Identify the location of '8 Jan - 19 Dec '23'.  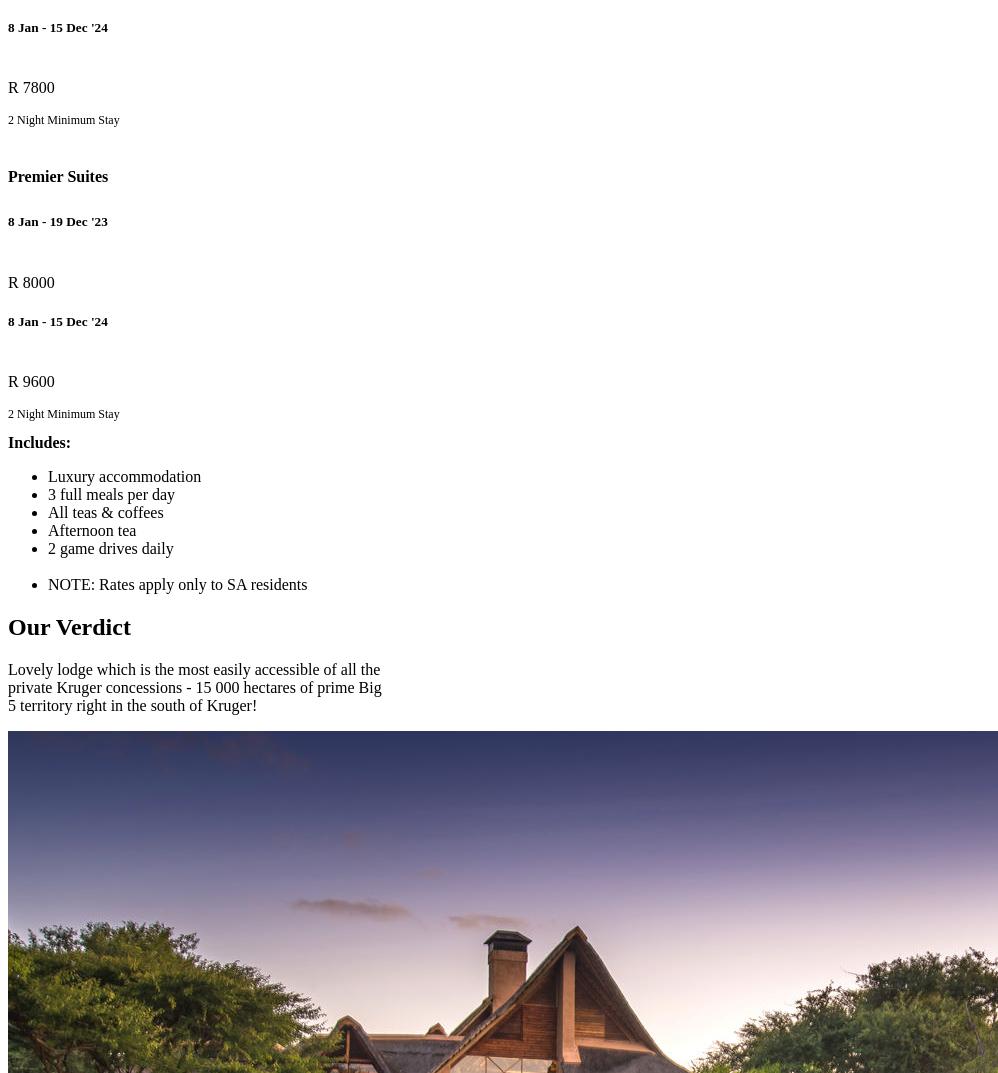
(56, 221).